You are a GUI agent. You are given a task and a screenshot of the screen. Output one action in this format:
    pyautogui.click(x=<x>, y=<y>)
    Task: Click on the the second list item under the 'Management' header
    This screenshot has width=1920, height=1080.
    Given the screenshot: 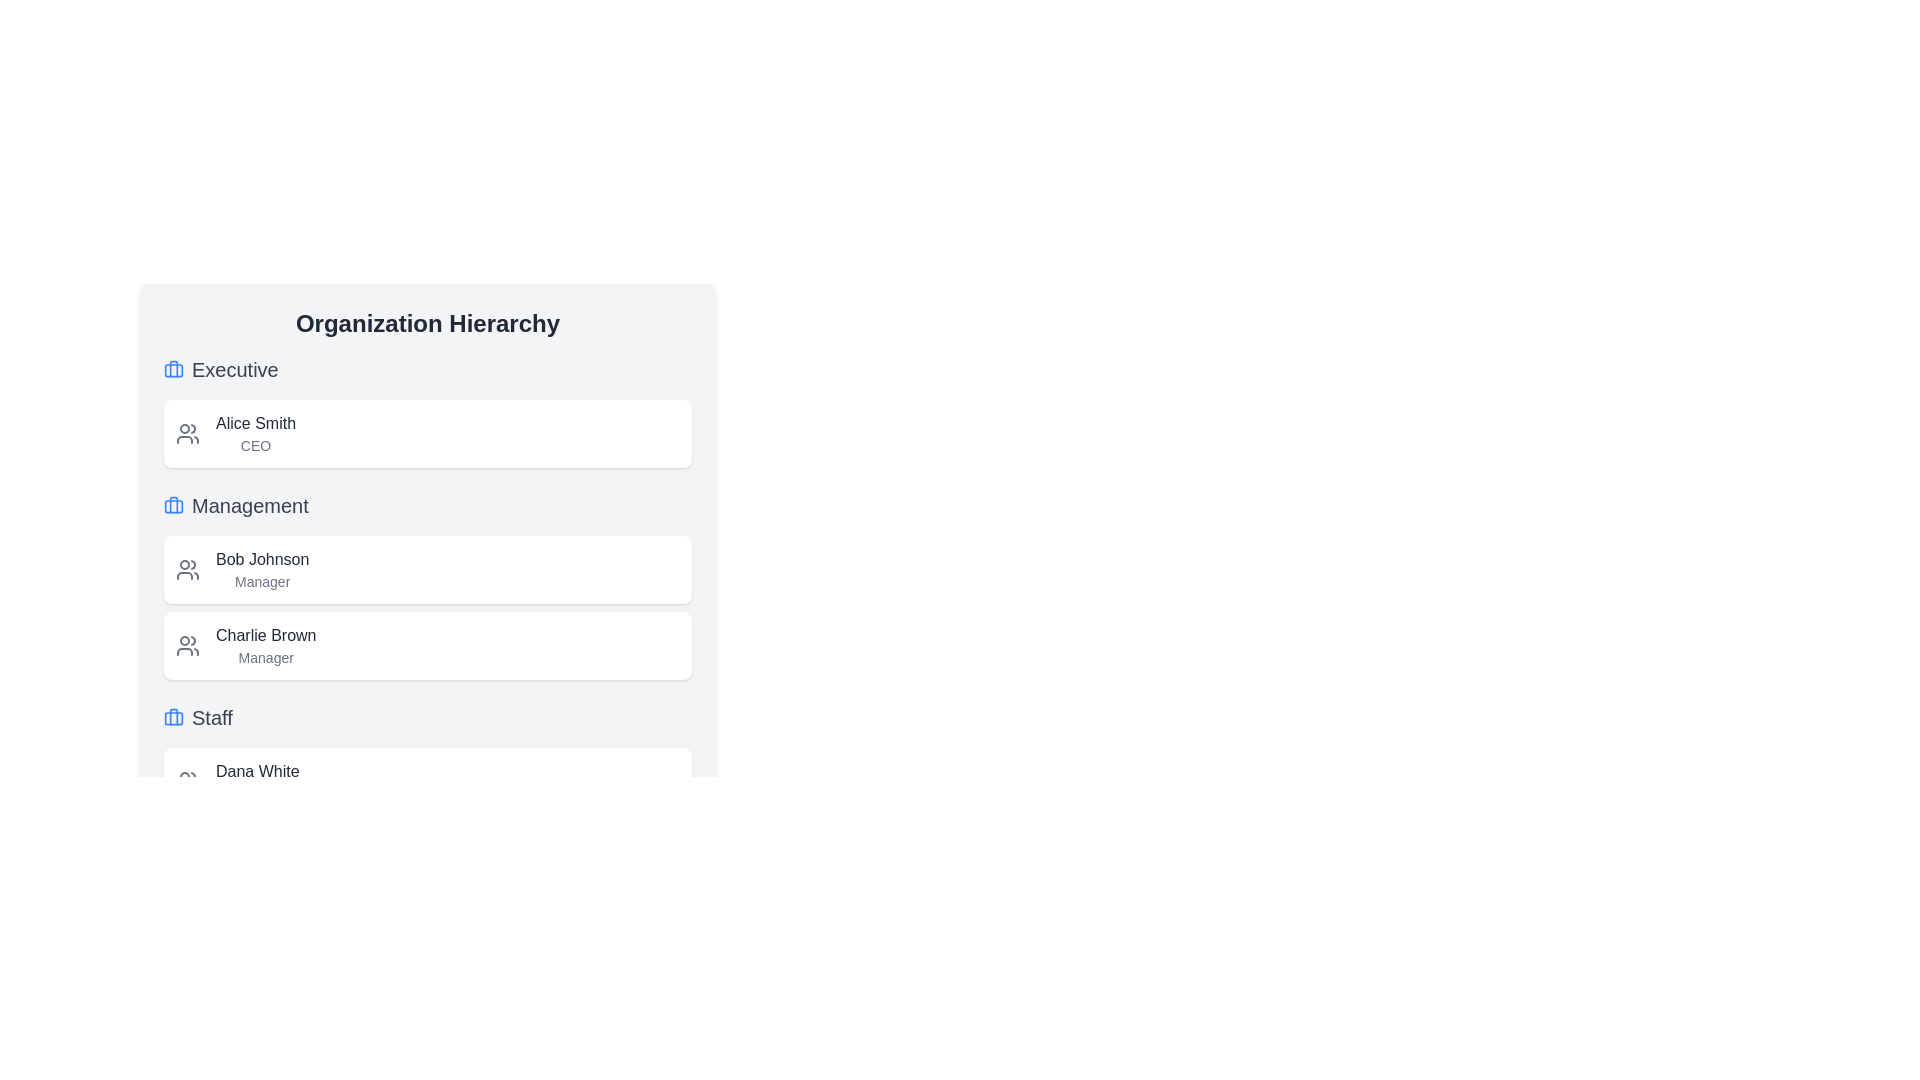 What is the action you would take?
    pyautogui.click(x=426, y=645)
    